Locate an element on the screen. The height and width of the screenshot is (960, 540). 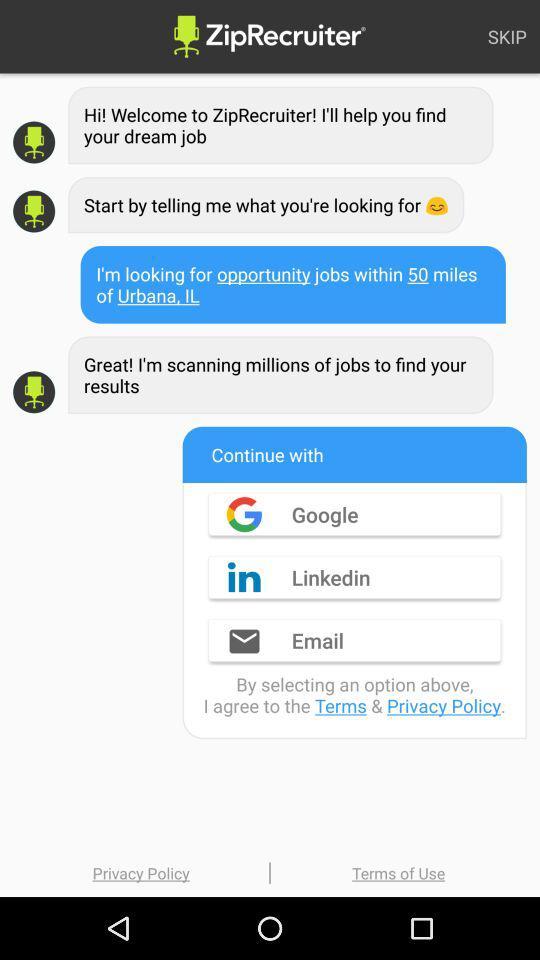
the icon at the top right corner is located at coordinates (507, 35).